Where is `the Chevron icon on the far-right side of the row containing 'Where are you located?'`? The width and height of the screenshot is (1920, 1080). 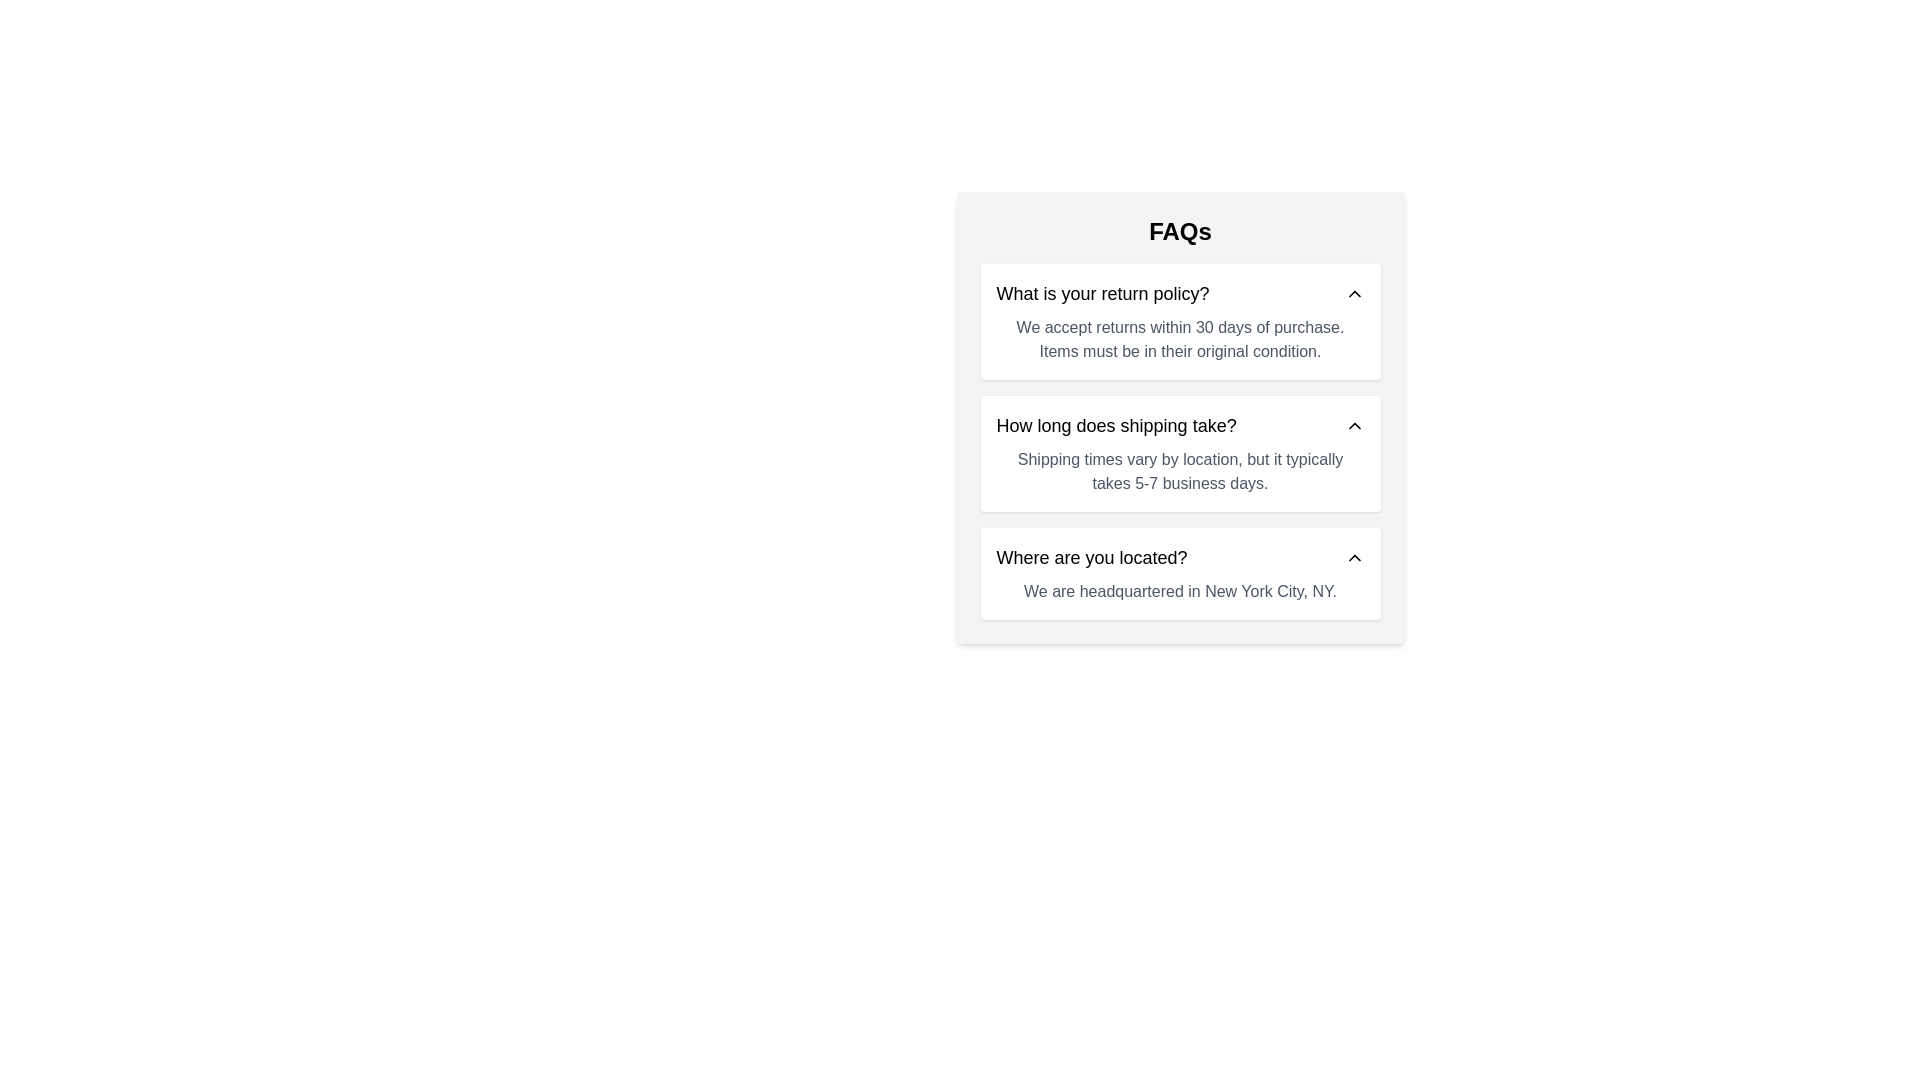 the Chevron icon on the far-right side of the row containing 'Where are you located?' is located at coordinates (1354, 558).